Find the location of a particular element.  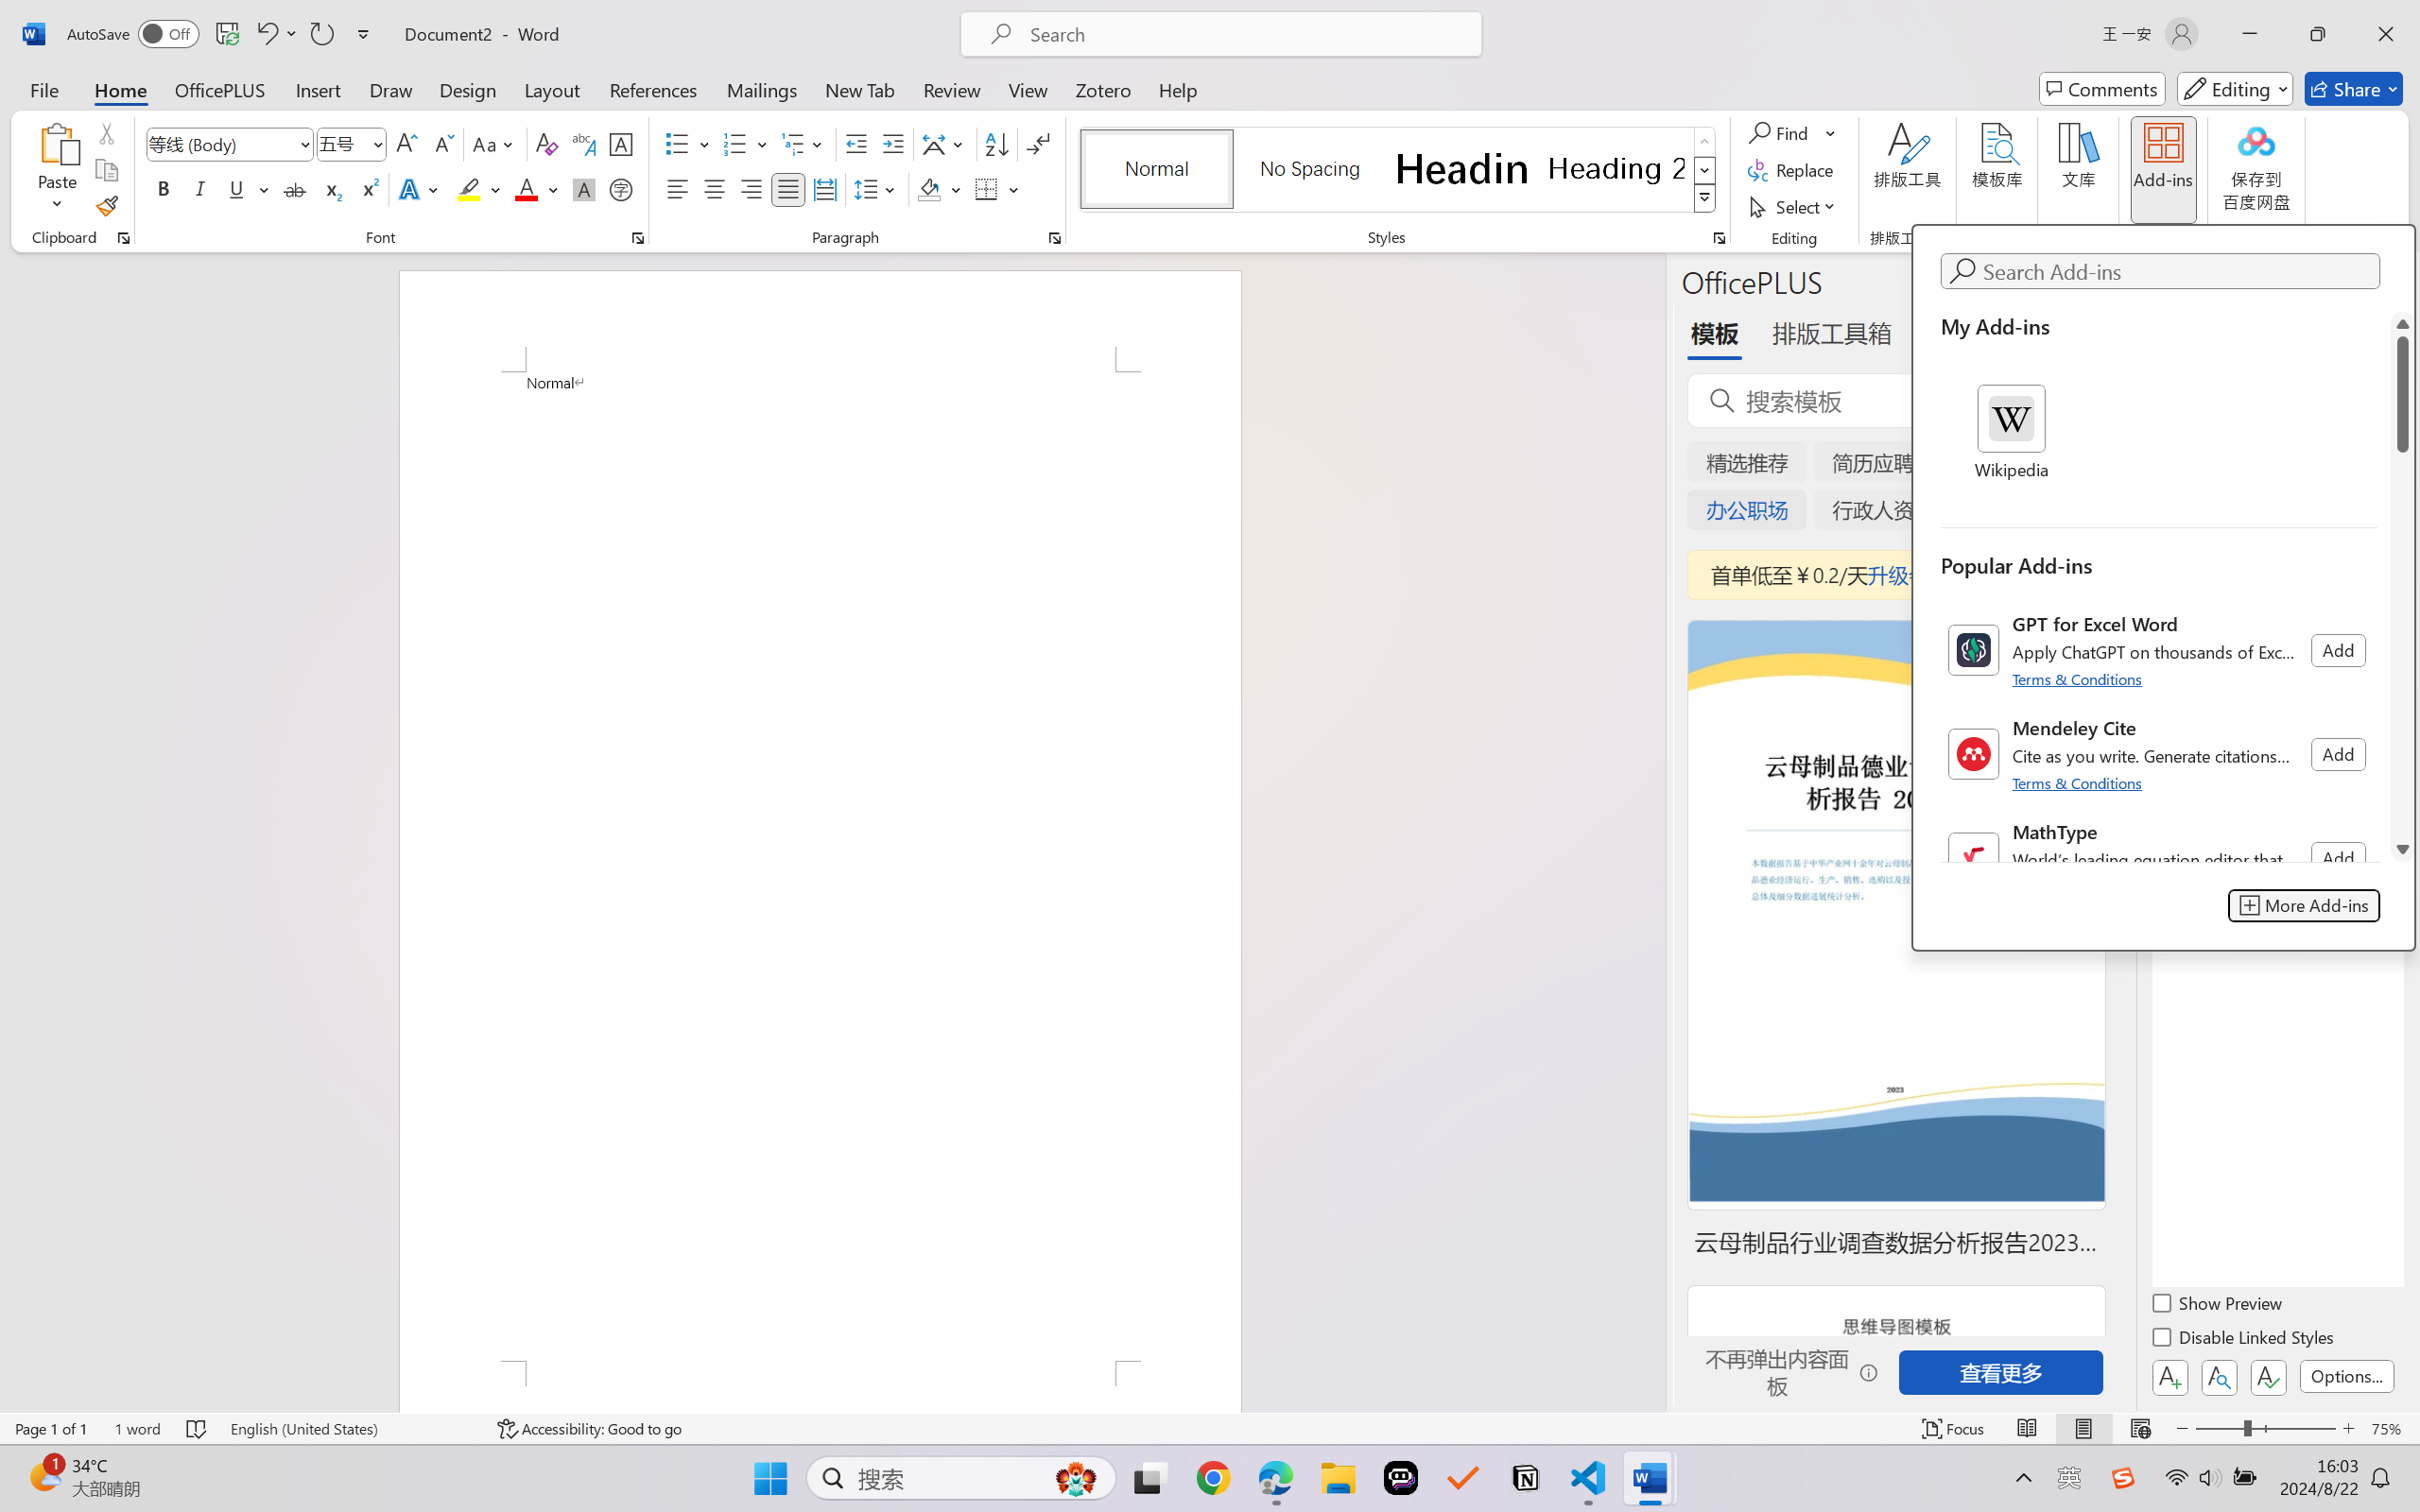

'Increase Indent' is located at coordinates (892, 144).